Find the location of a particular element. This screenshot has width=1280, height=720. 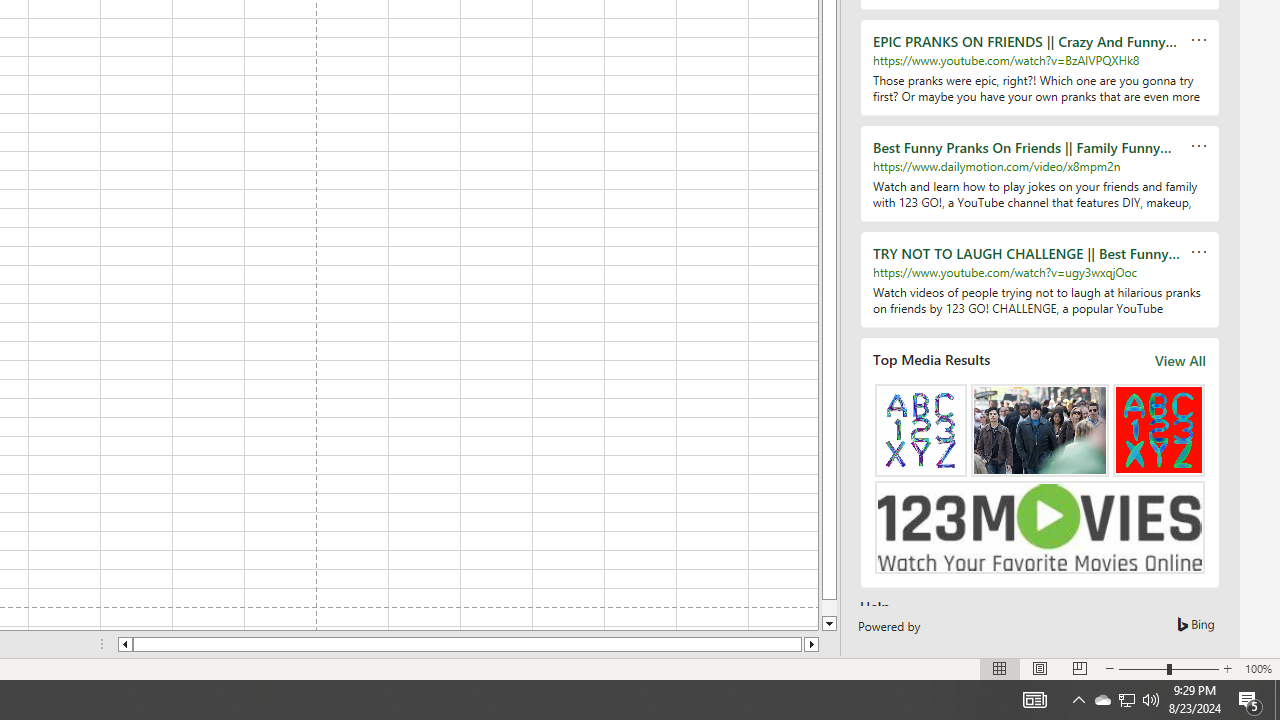

'Column right' is located at coordinates (812, 644).